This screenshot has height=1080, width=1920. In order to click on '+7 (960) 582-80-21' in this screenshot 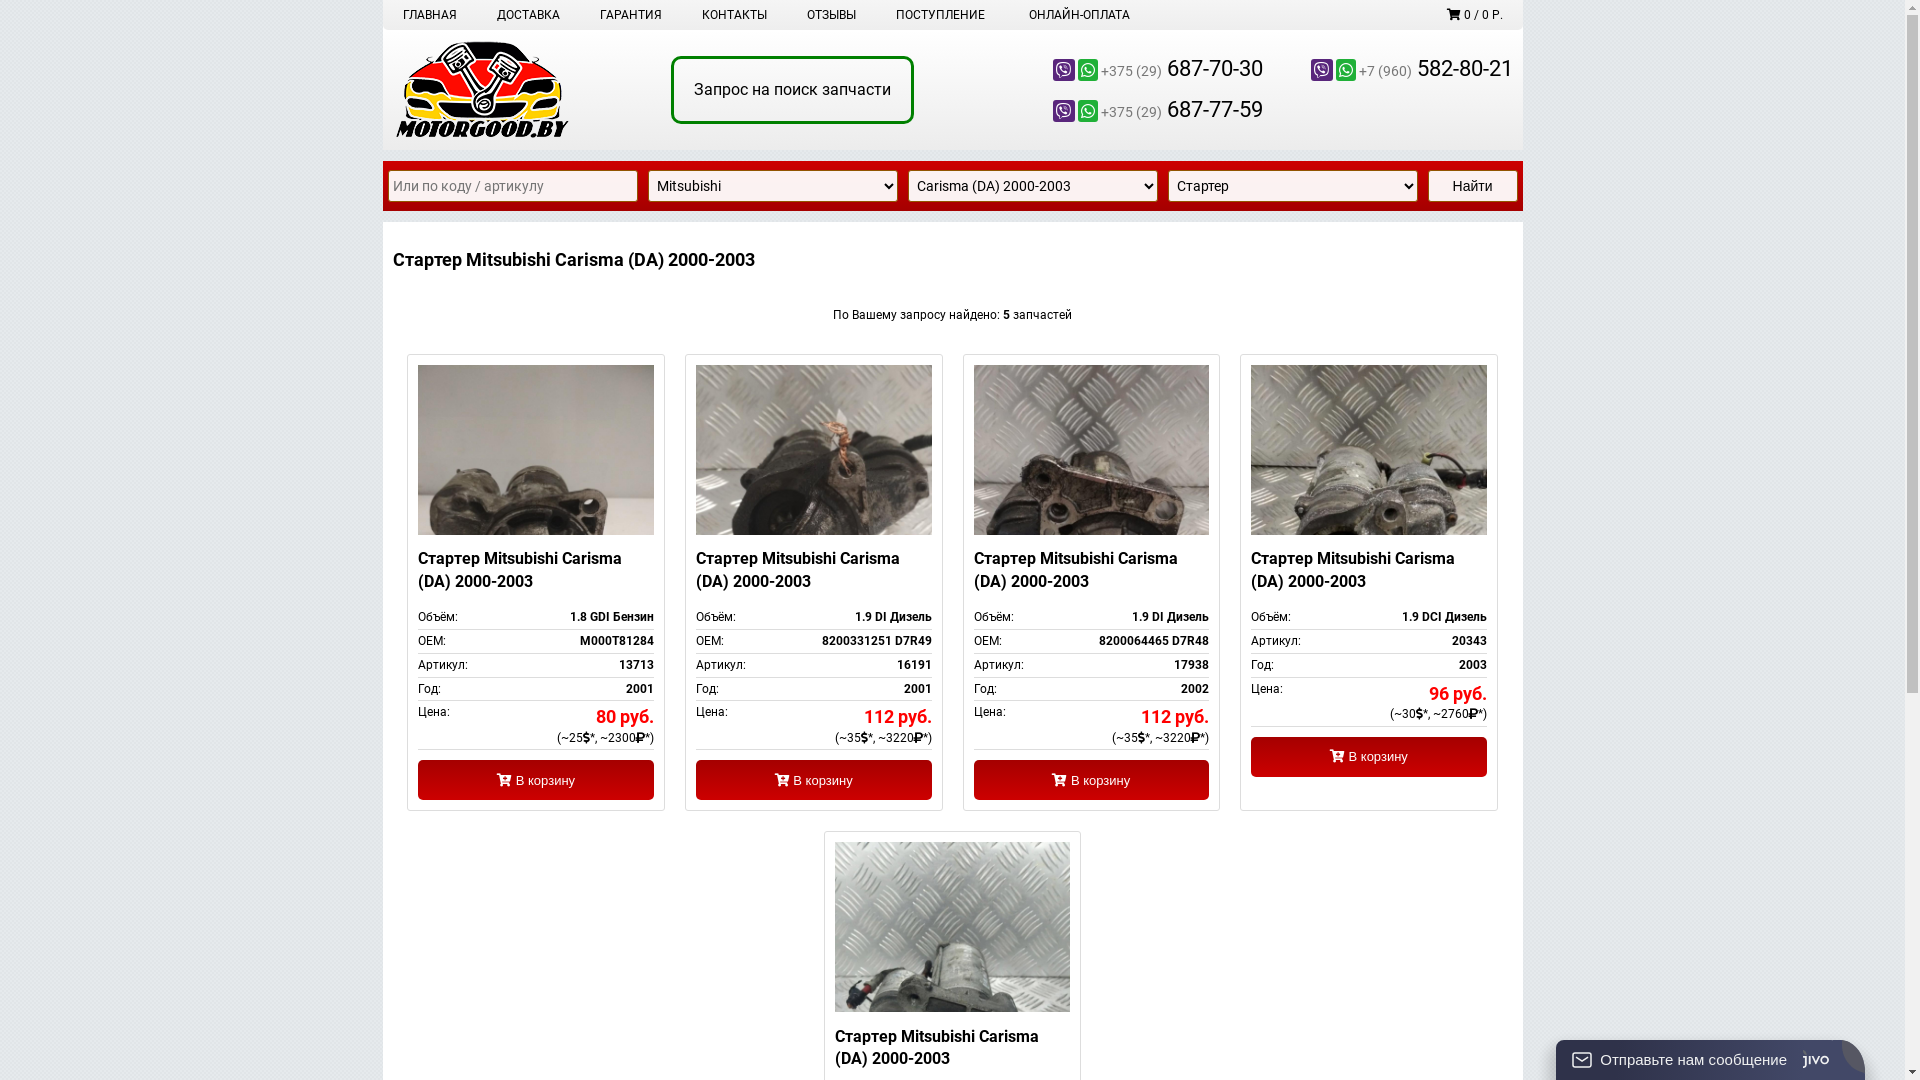, I will do `click(1386, 68)`.